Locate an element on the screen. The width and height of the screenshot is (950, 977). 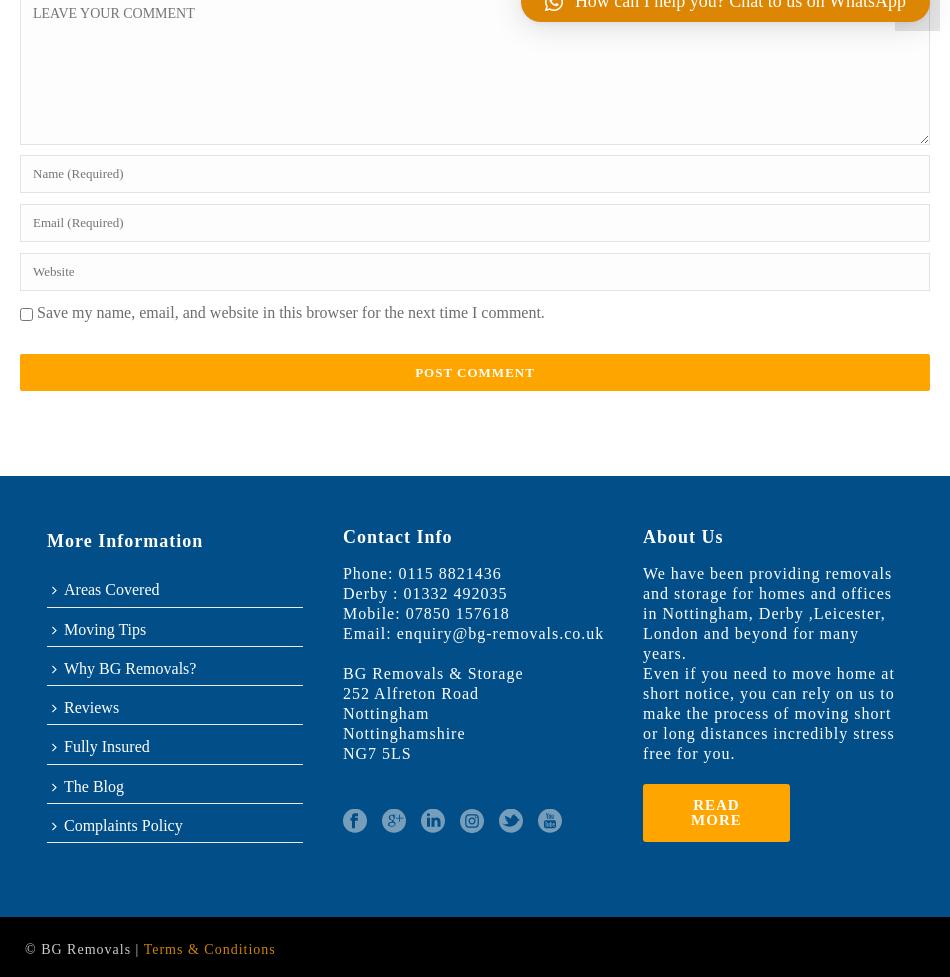
'0115 8821436' is located at coordinates (448, 572).